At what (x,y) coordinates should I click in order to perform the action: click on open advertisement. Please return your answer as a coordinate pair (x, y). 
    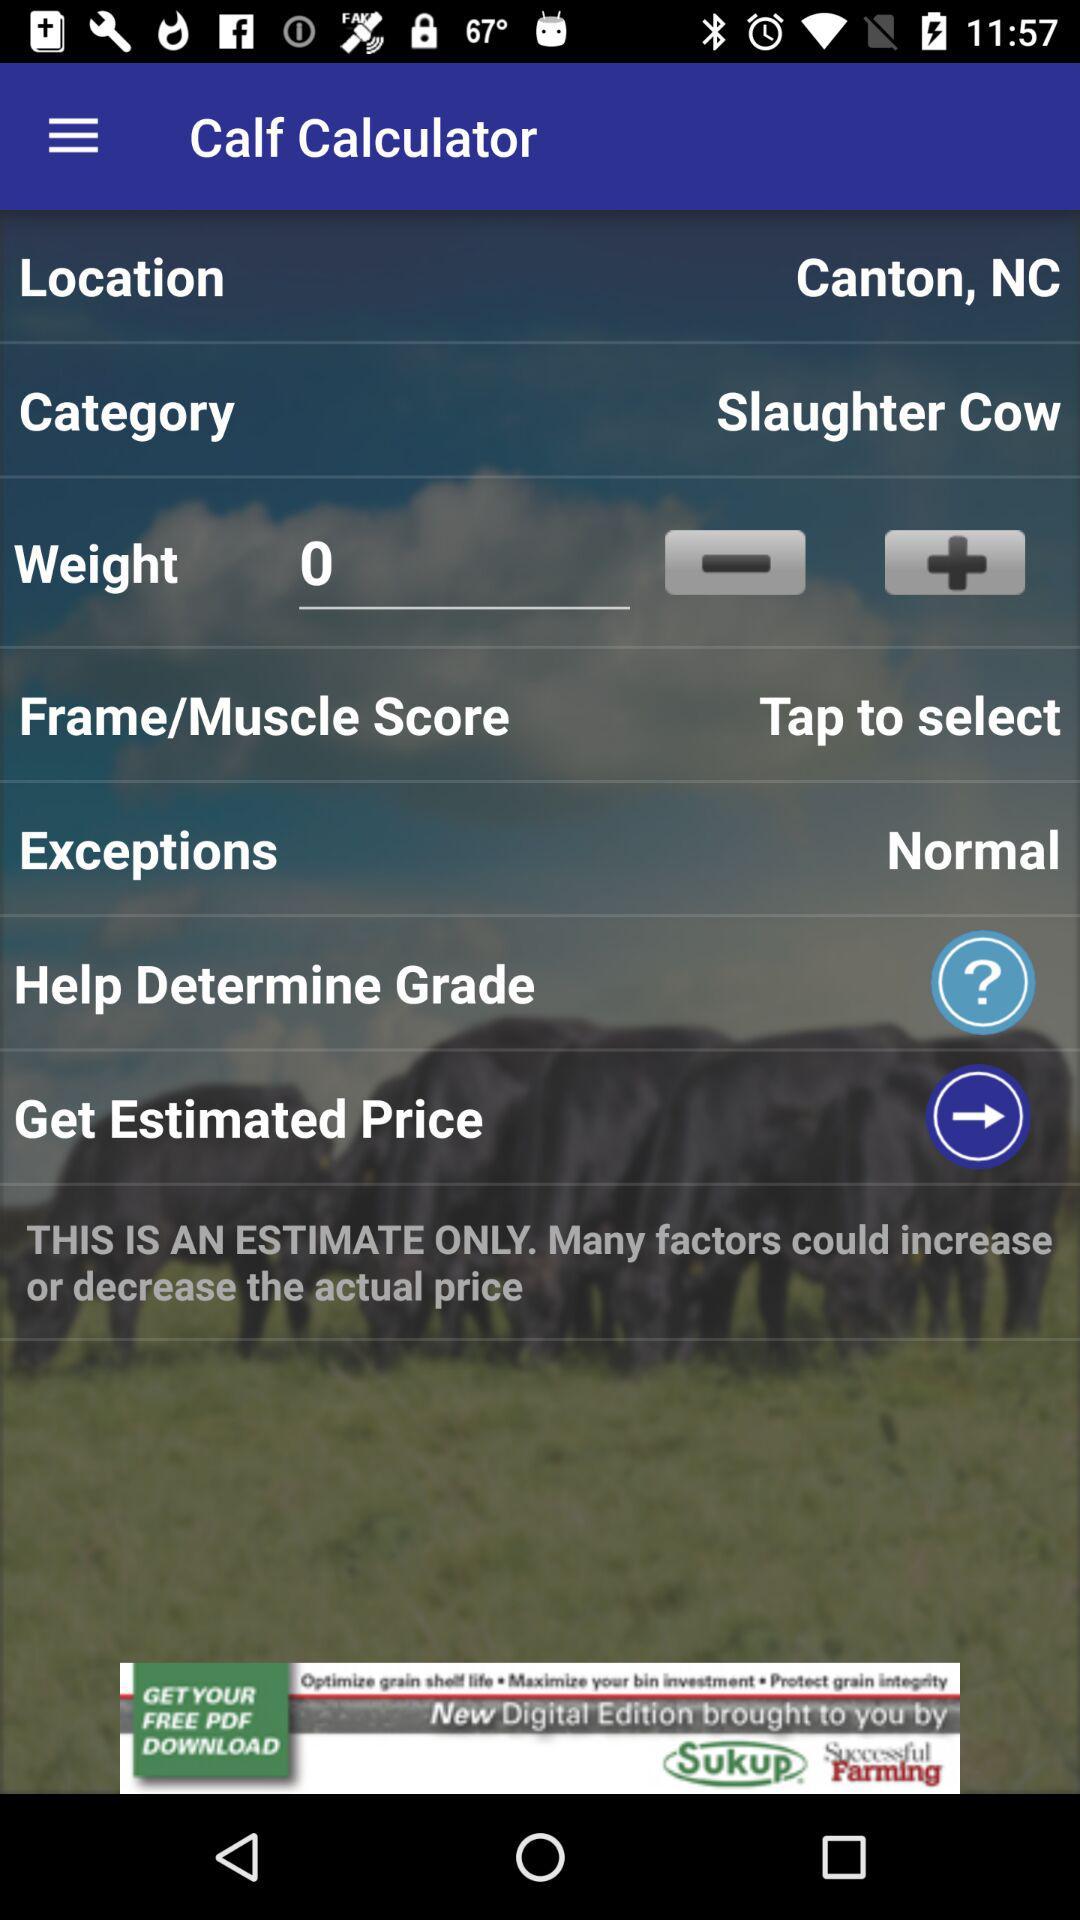
    Looking at the image, I should click on (540, 1727).